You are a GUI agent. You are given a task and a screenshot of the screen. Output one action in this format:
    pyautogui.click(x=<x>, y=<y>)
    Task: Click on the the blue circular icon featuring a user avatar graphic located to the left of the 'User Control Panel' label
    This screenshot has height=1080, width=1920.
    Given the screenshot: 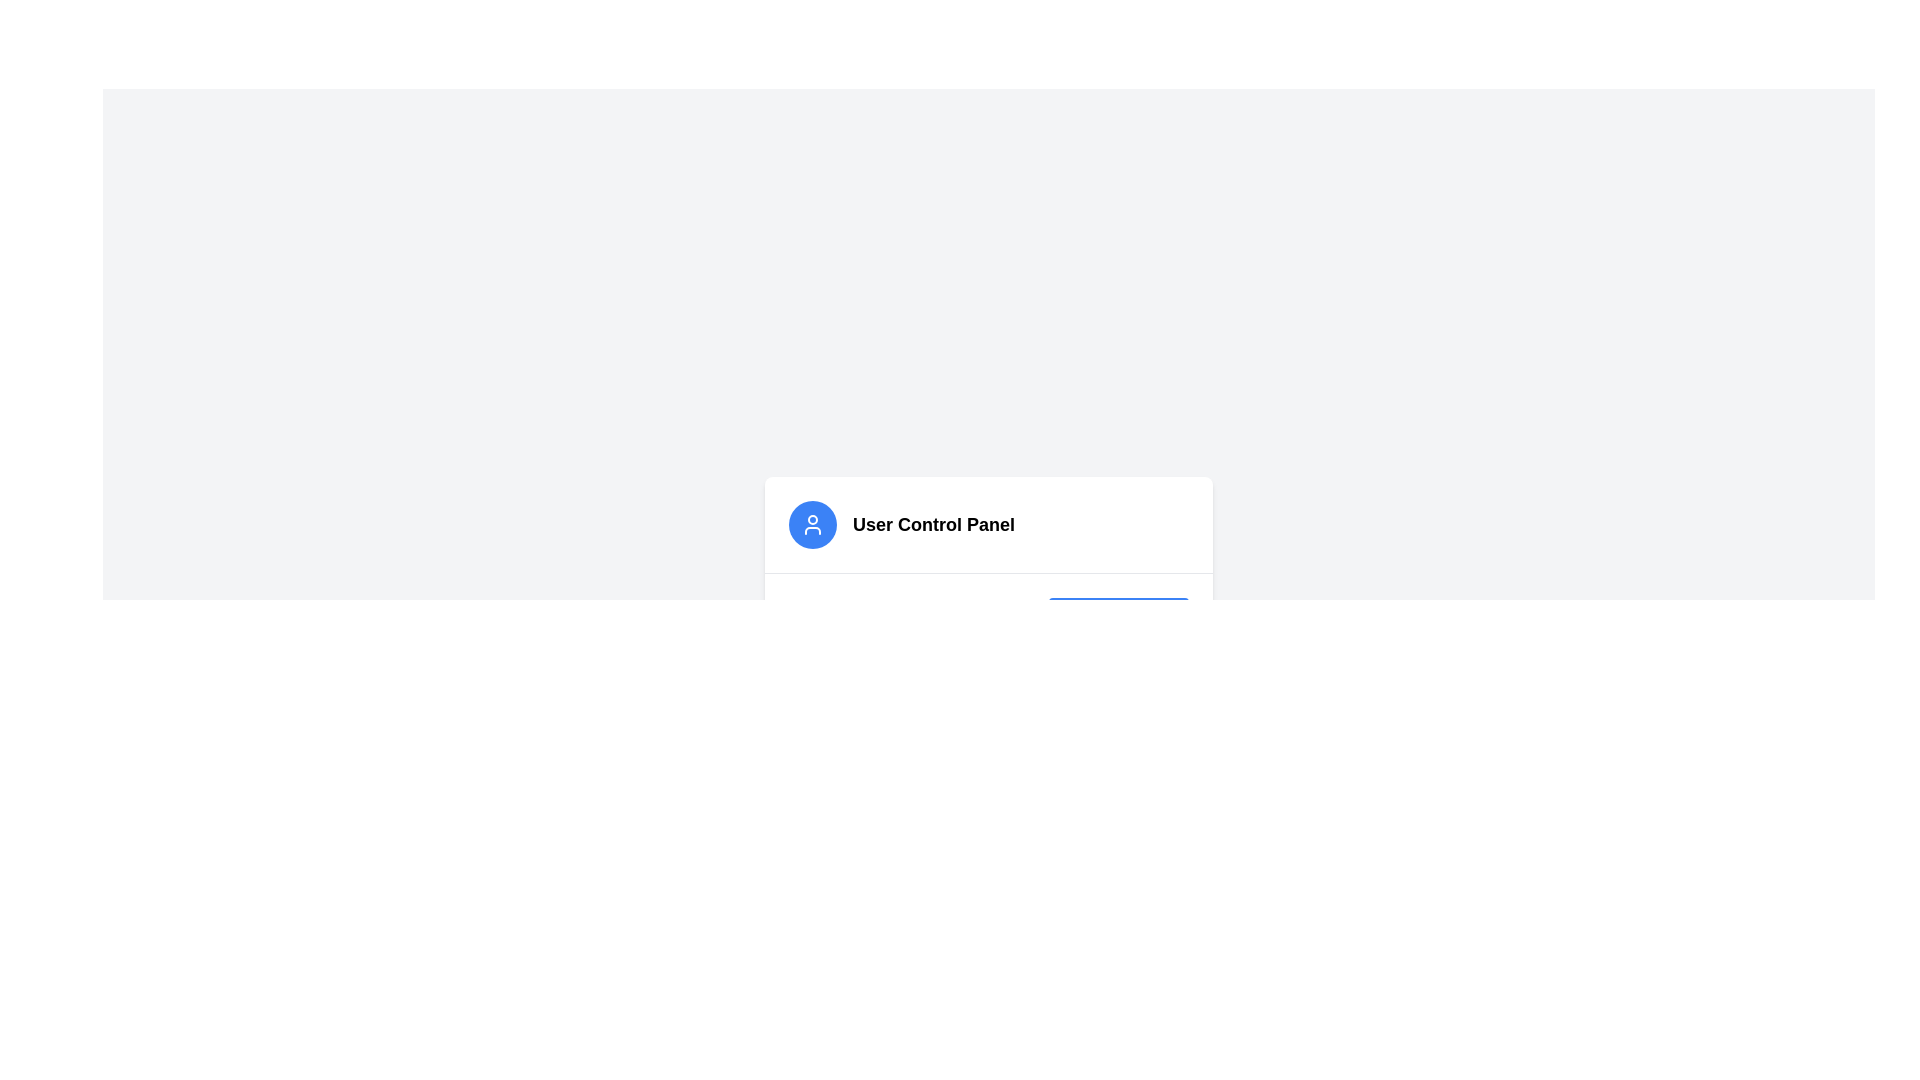 What is the action you would take?
    pyautogui.click(x=988, y=523)
    